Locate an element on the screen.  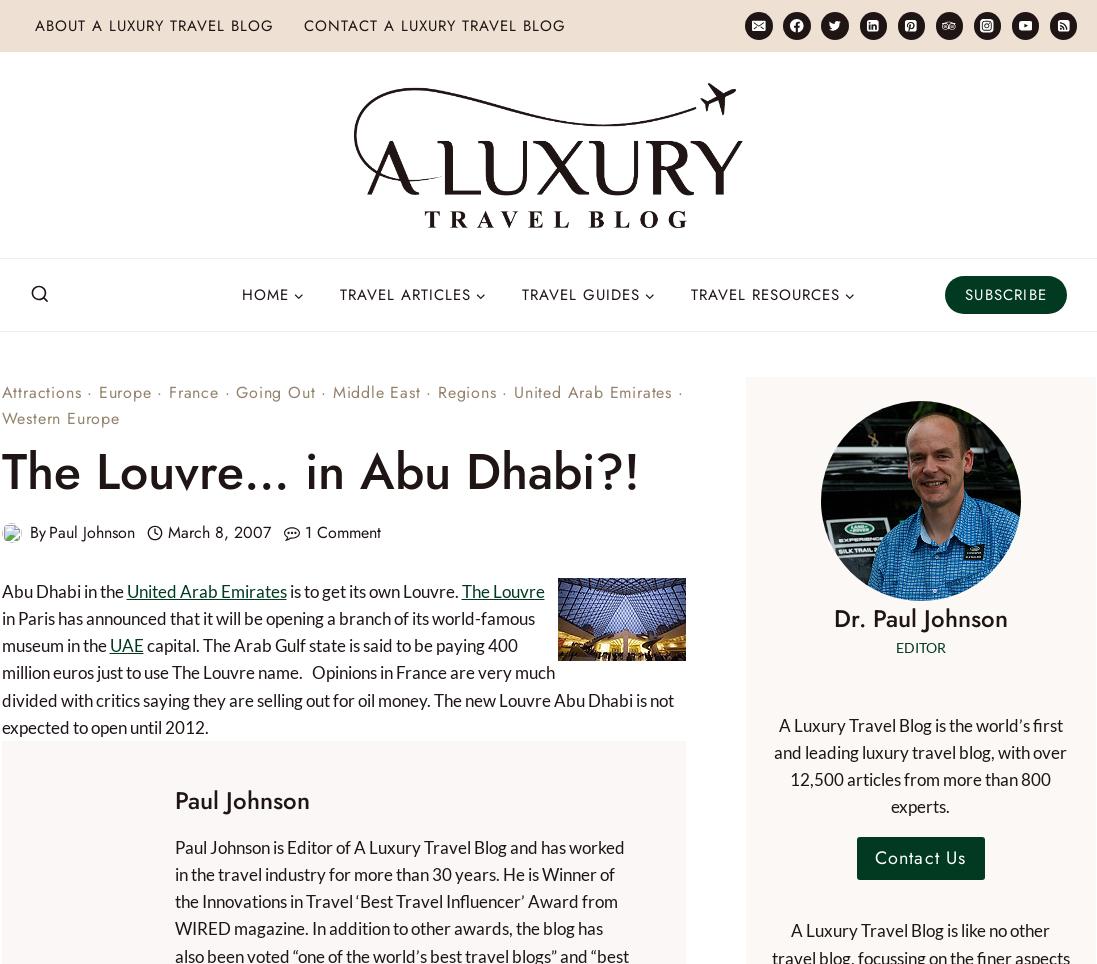
'UAE' is located at coordinates (126, 644).